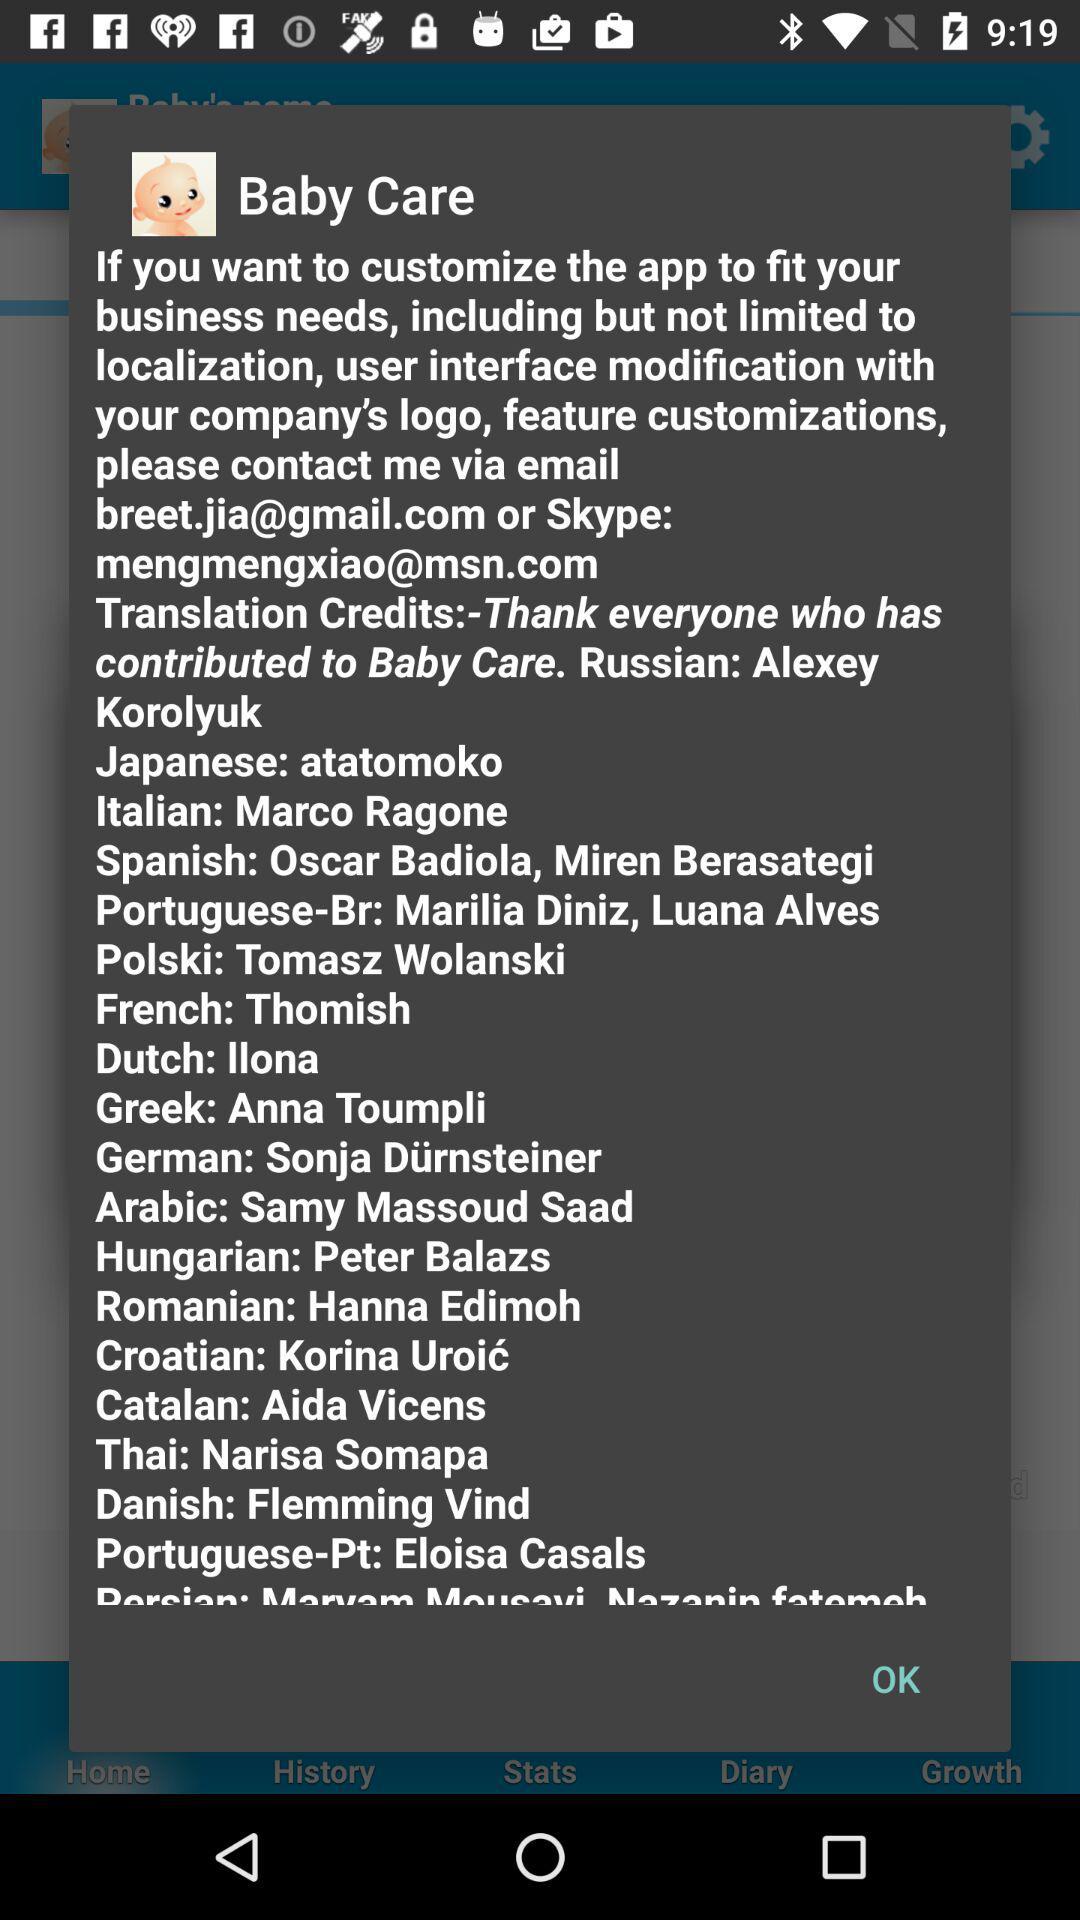  Describe the element at coordinates (894, 1678) in the screenshot. I see `the ok` at that location.